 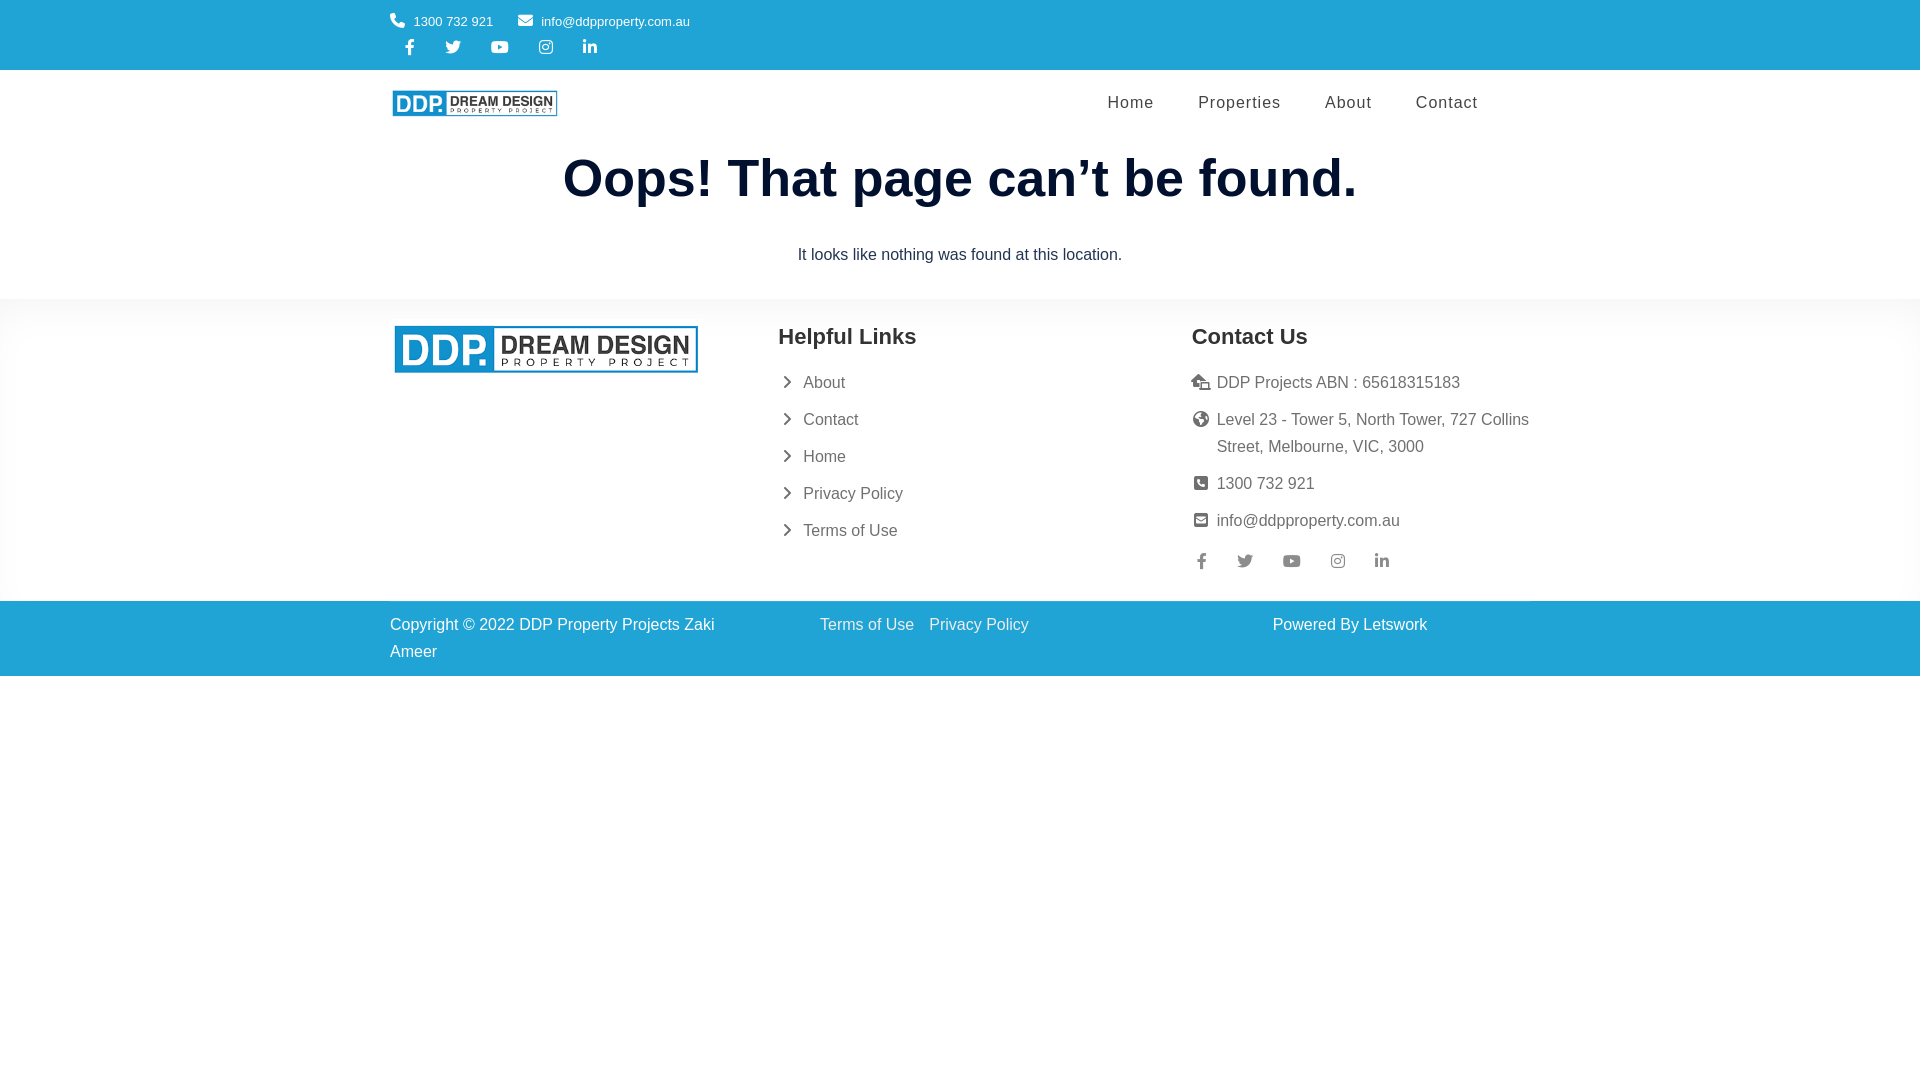 I want to click on '1300 732 921', so click(x=440, y=21).